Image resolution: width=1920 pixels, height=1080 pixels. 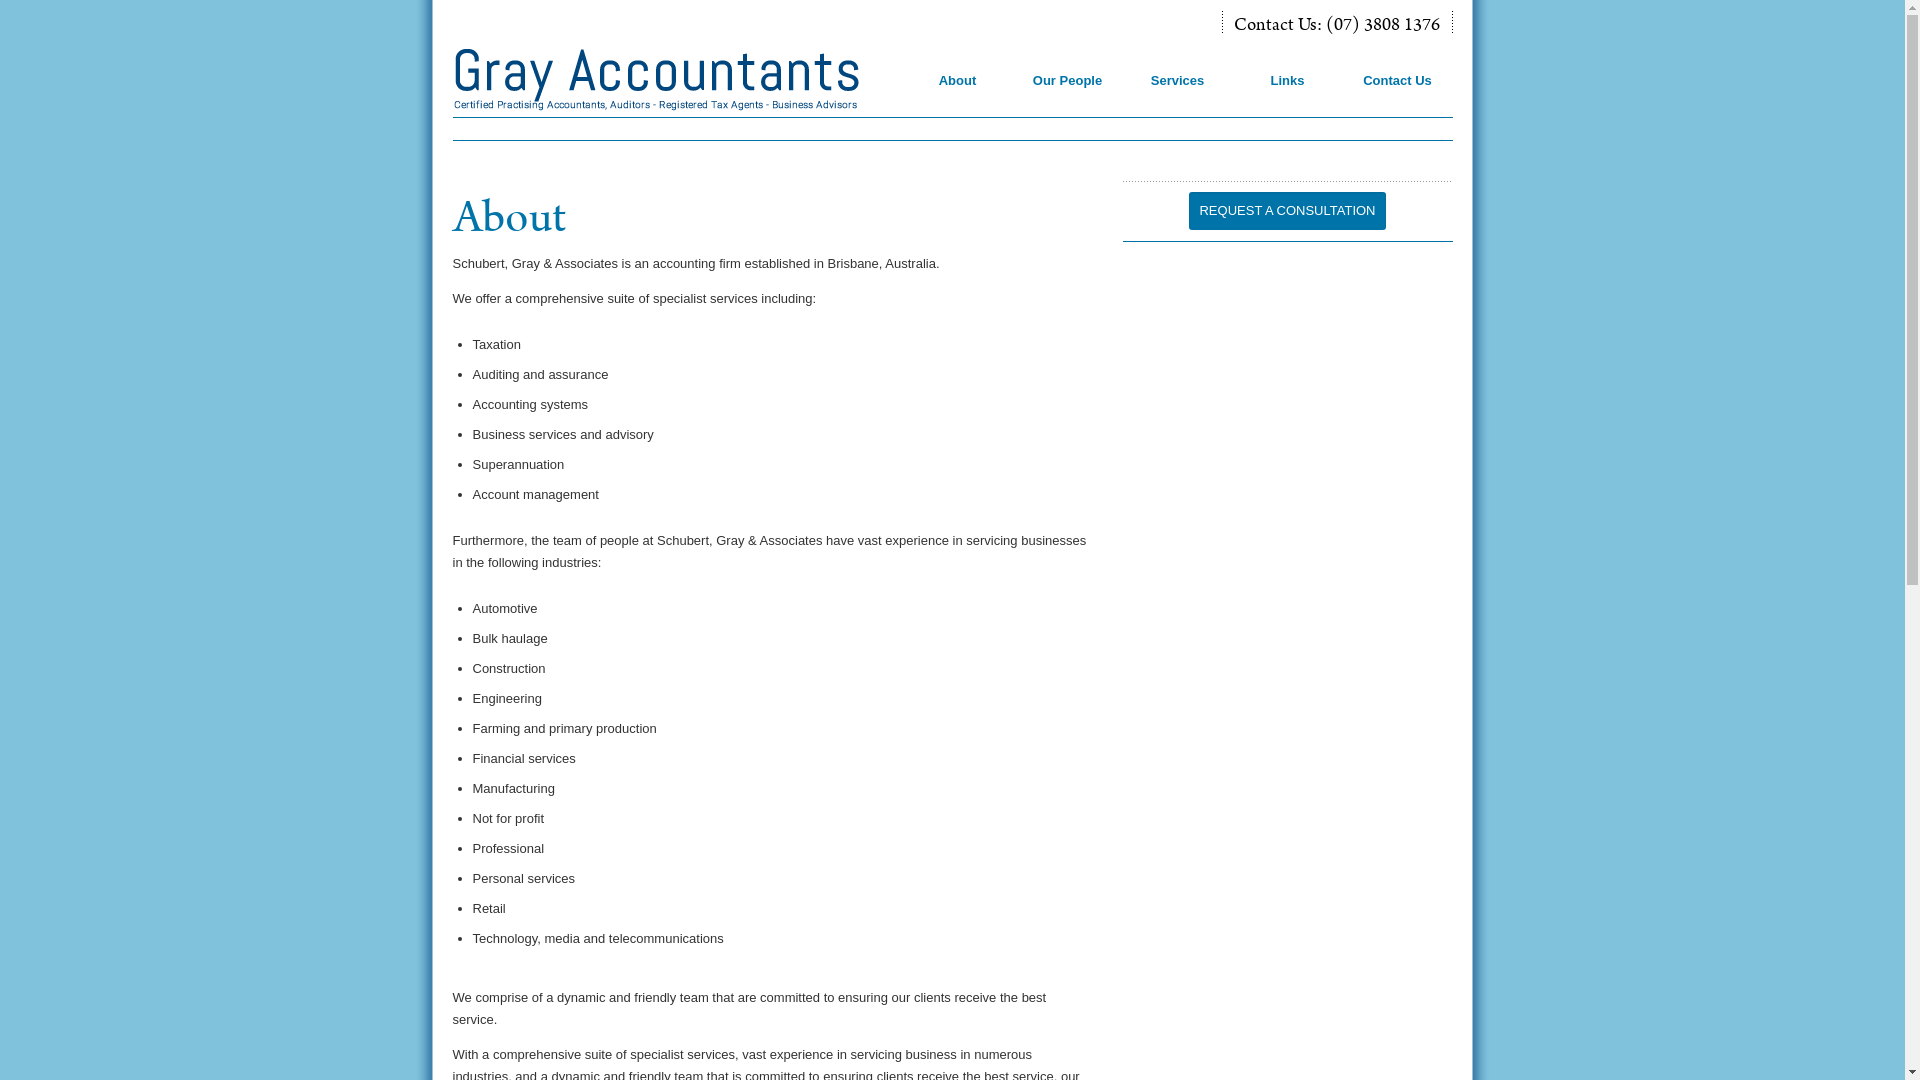 I want to click on 'About', so click(x=958, y=95).